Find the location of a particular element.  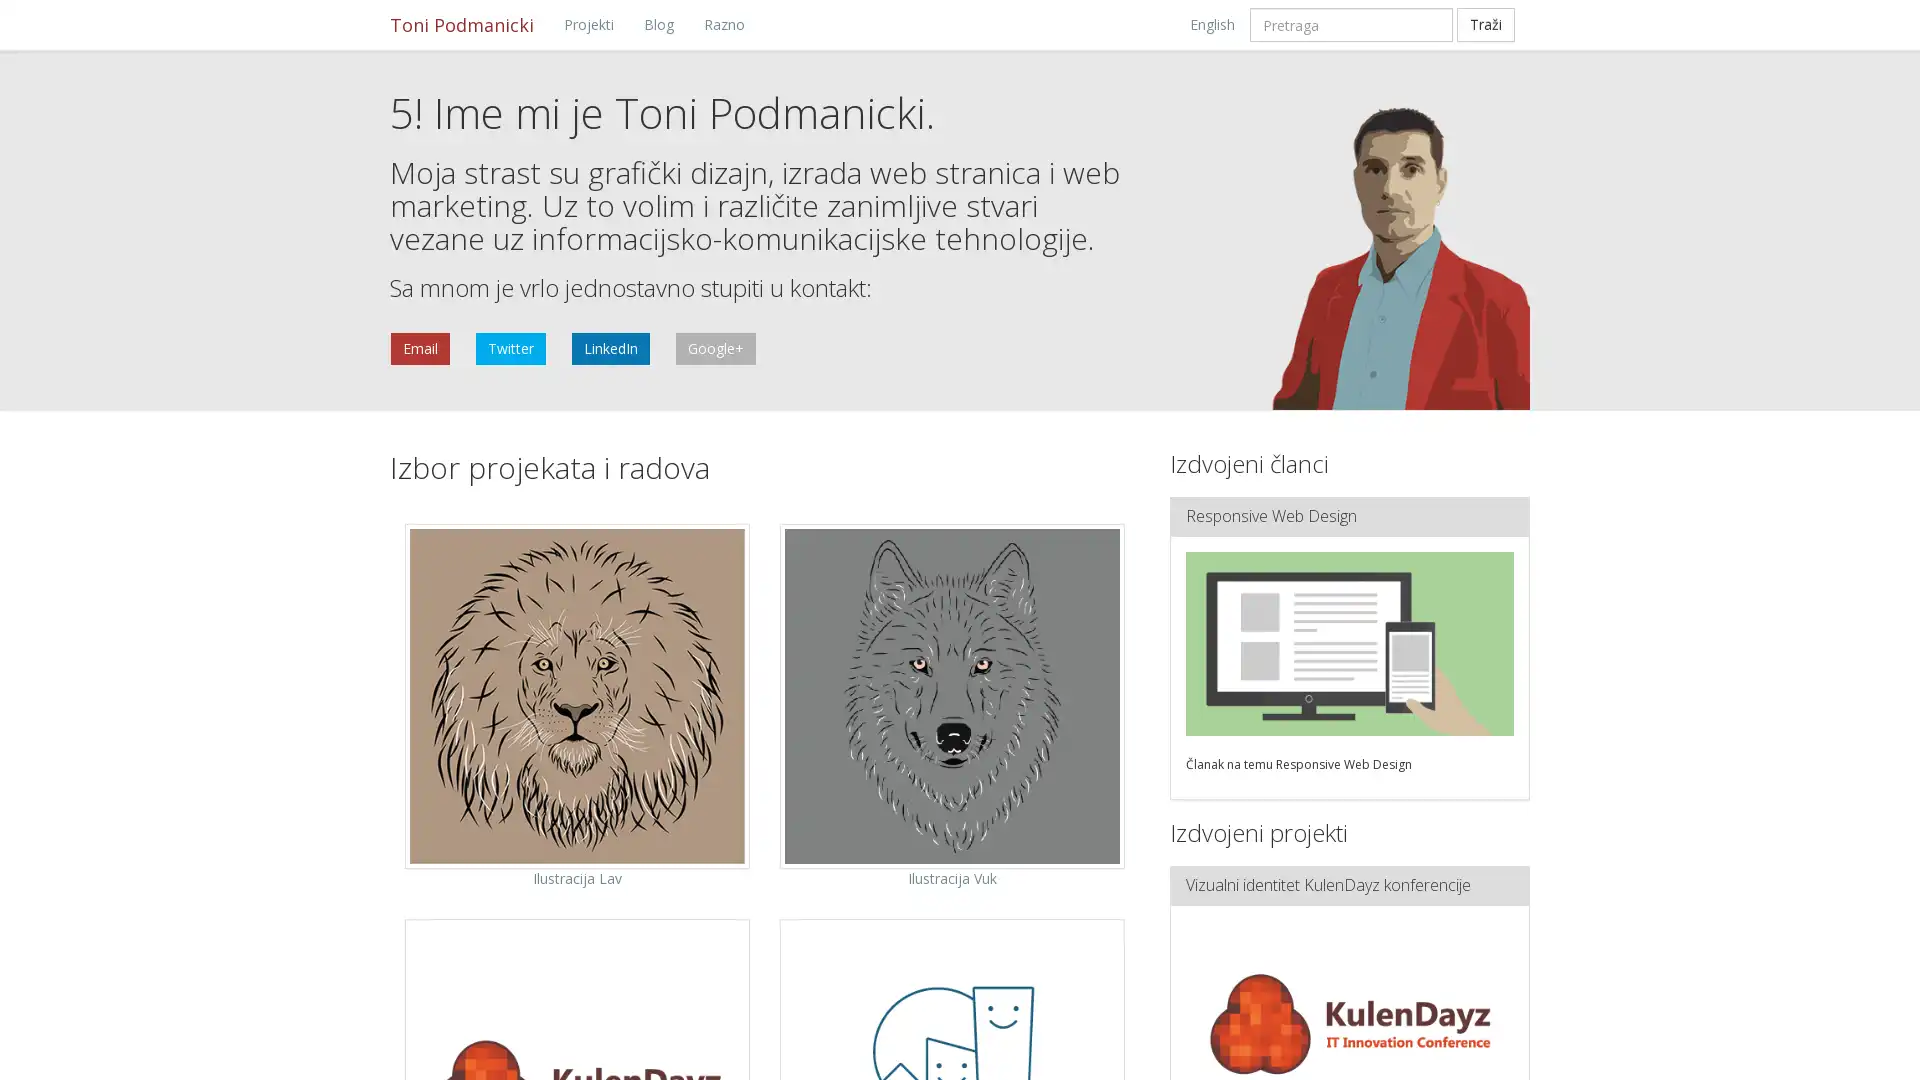

Trazi is located at coordinates (1486, 24).